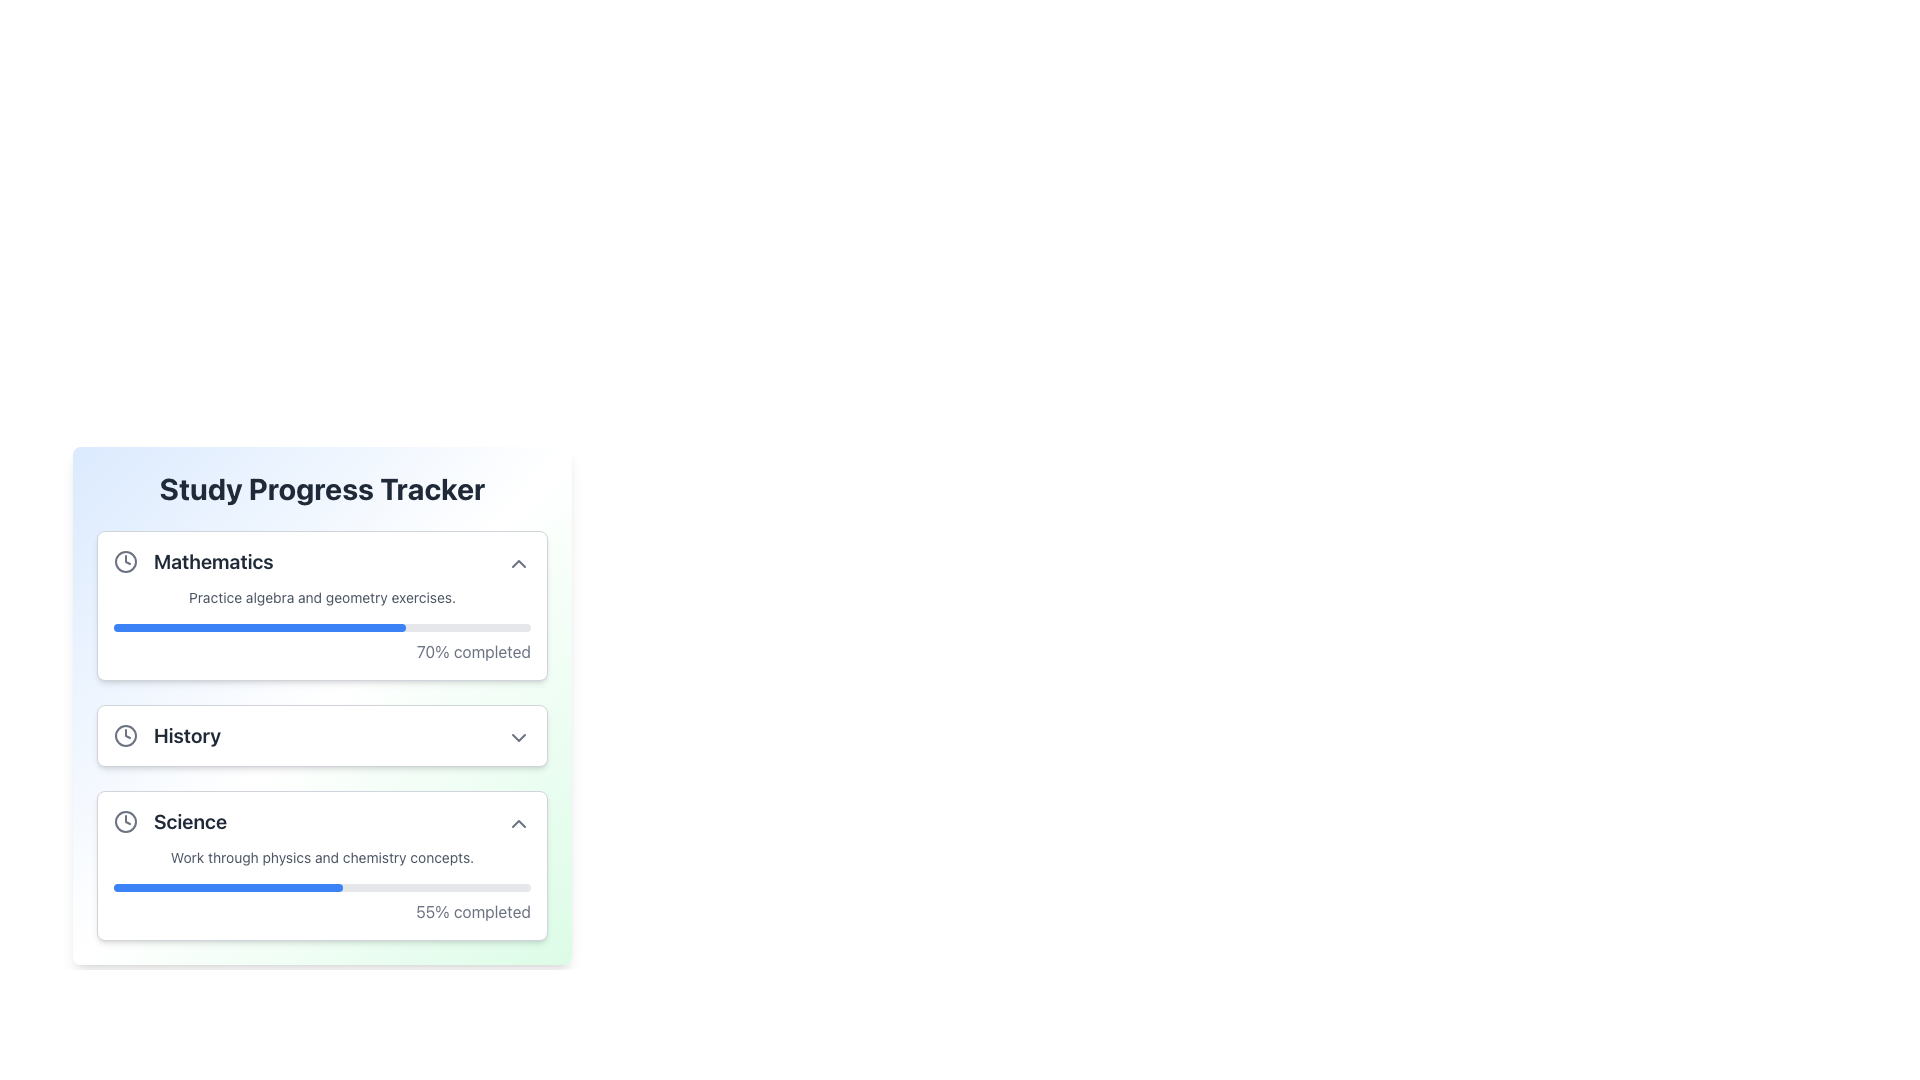  I want to click on the 'History' card, which is the second card in the vertical list of the 'Study Progress Tracker' section, so click(322, 736).